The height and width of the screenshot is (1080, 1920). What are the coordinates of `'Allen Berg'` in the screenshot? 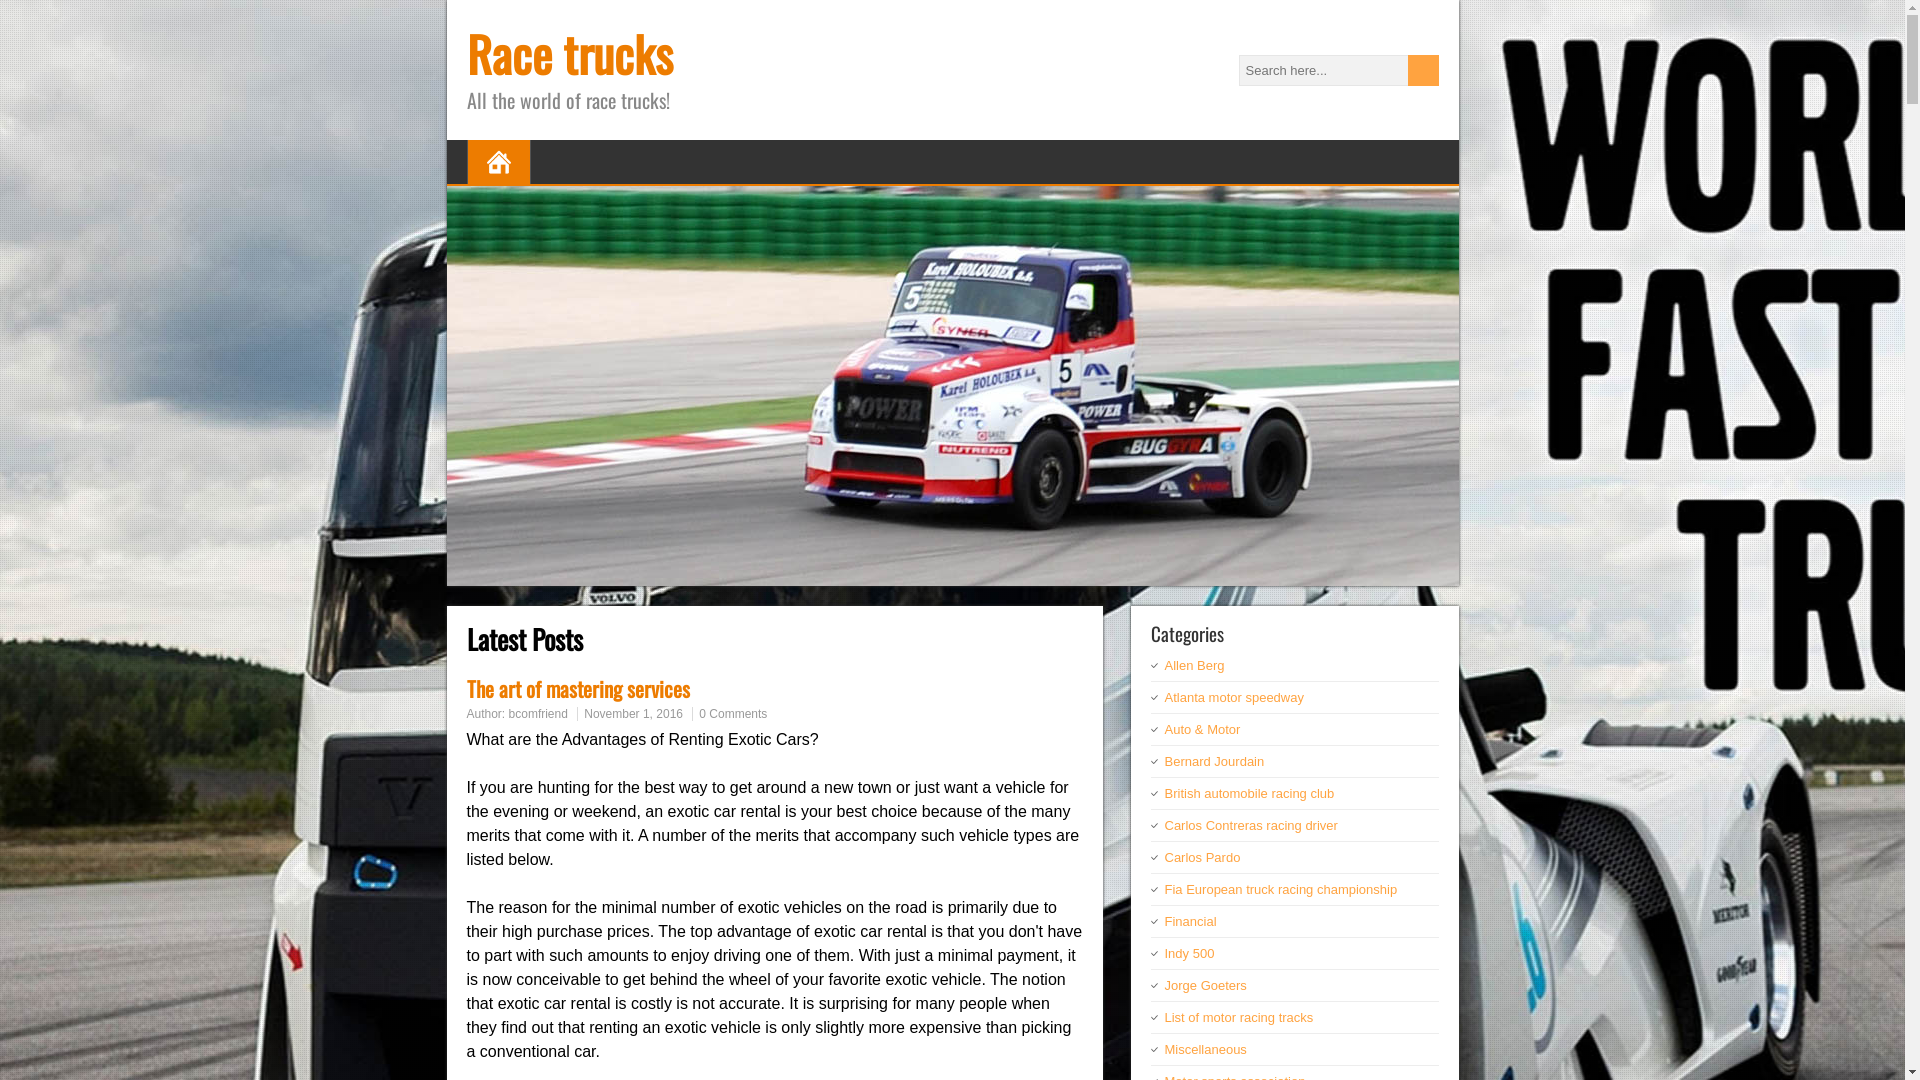 It's located at (1194, 665).